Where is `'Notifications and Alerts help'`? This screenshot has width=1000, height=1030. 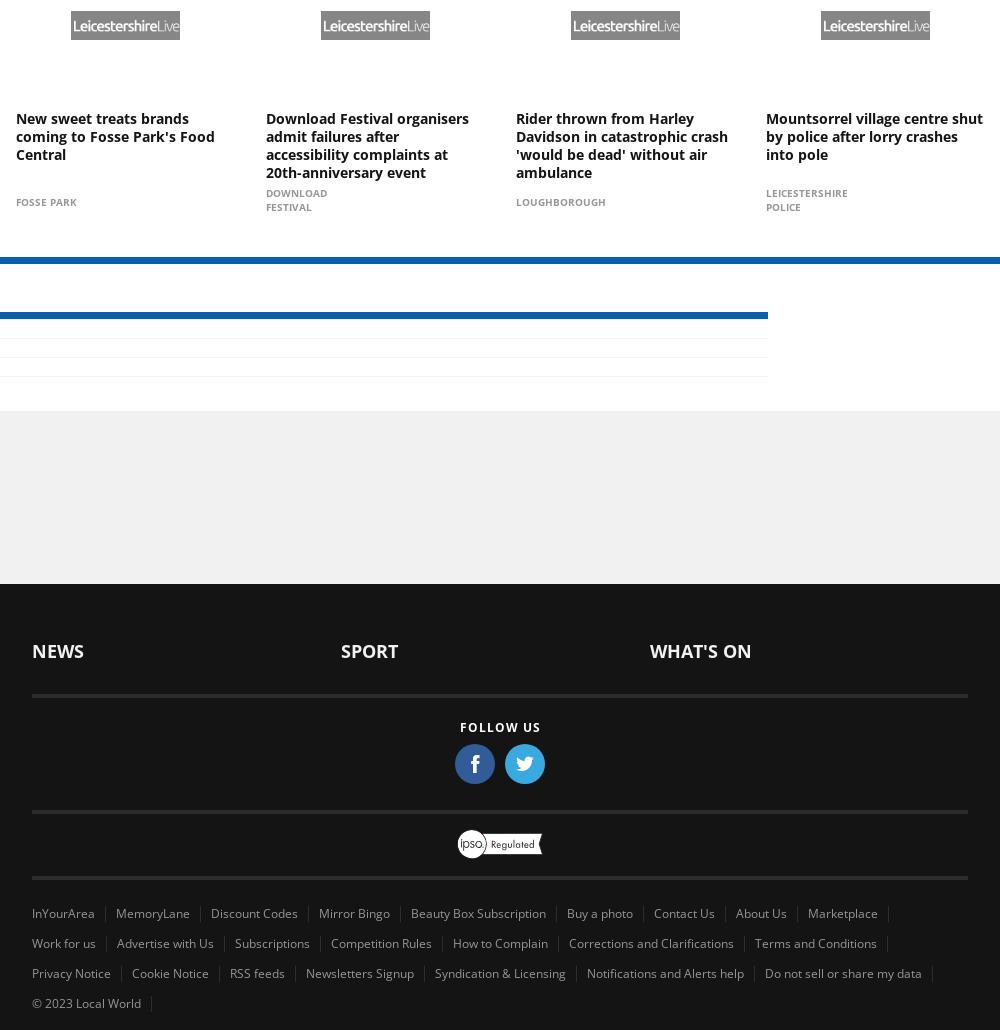 'Notifications and Alerts help' is located at coordinates (665, 971).